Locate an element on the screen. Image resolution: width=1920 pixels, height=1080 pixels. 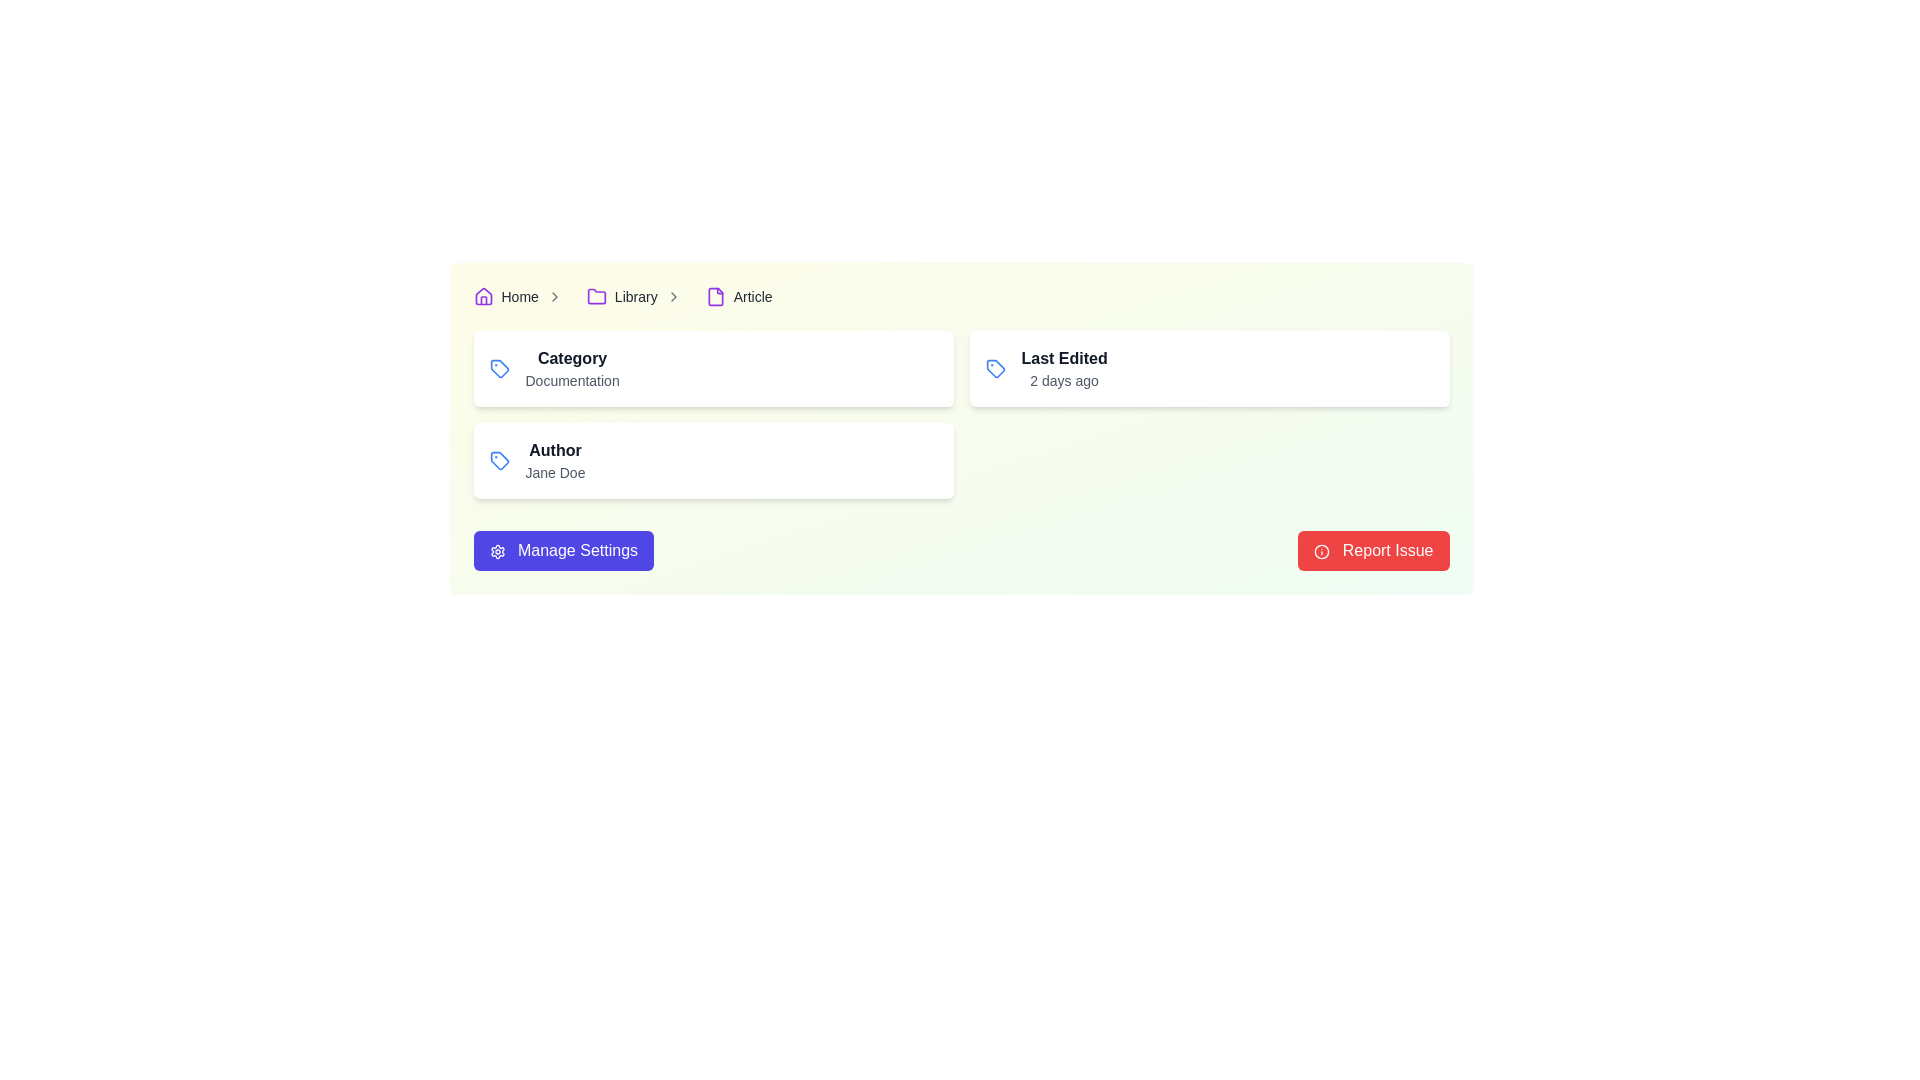
the informational text display showing 'Last Edited 2 days ago', which is located in the top-right quadrant and is paired with a tag icon is located at coordinates (1063, 369).